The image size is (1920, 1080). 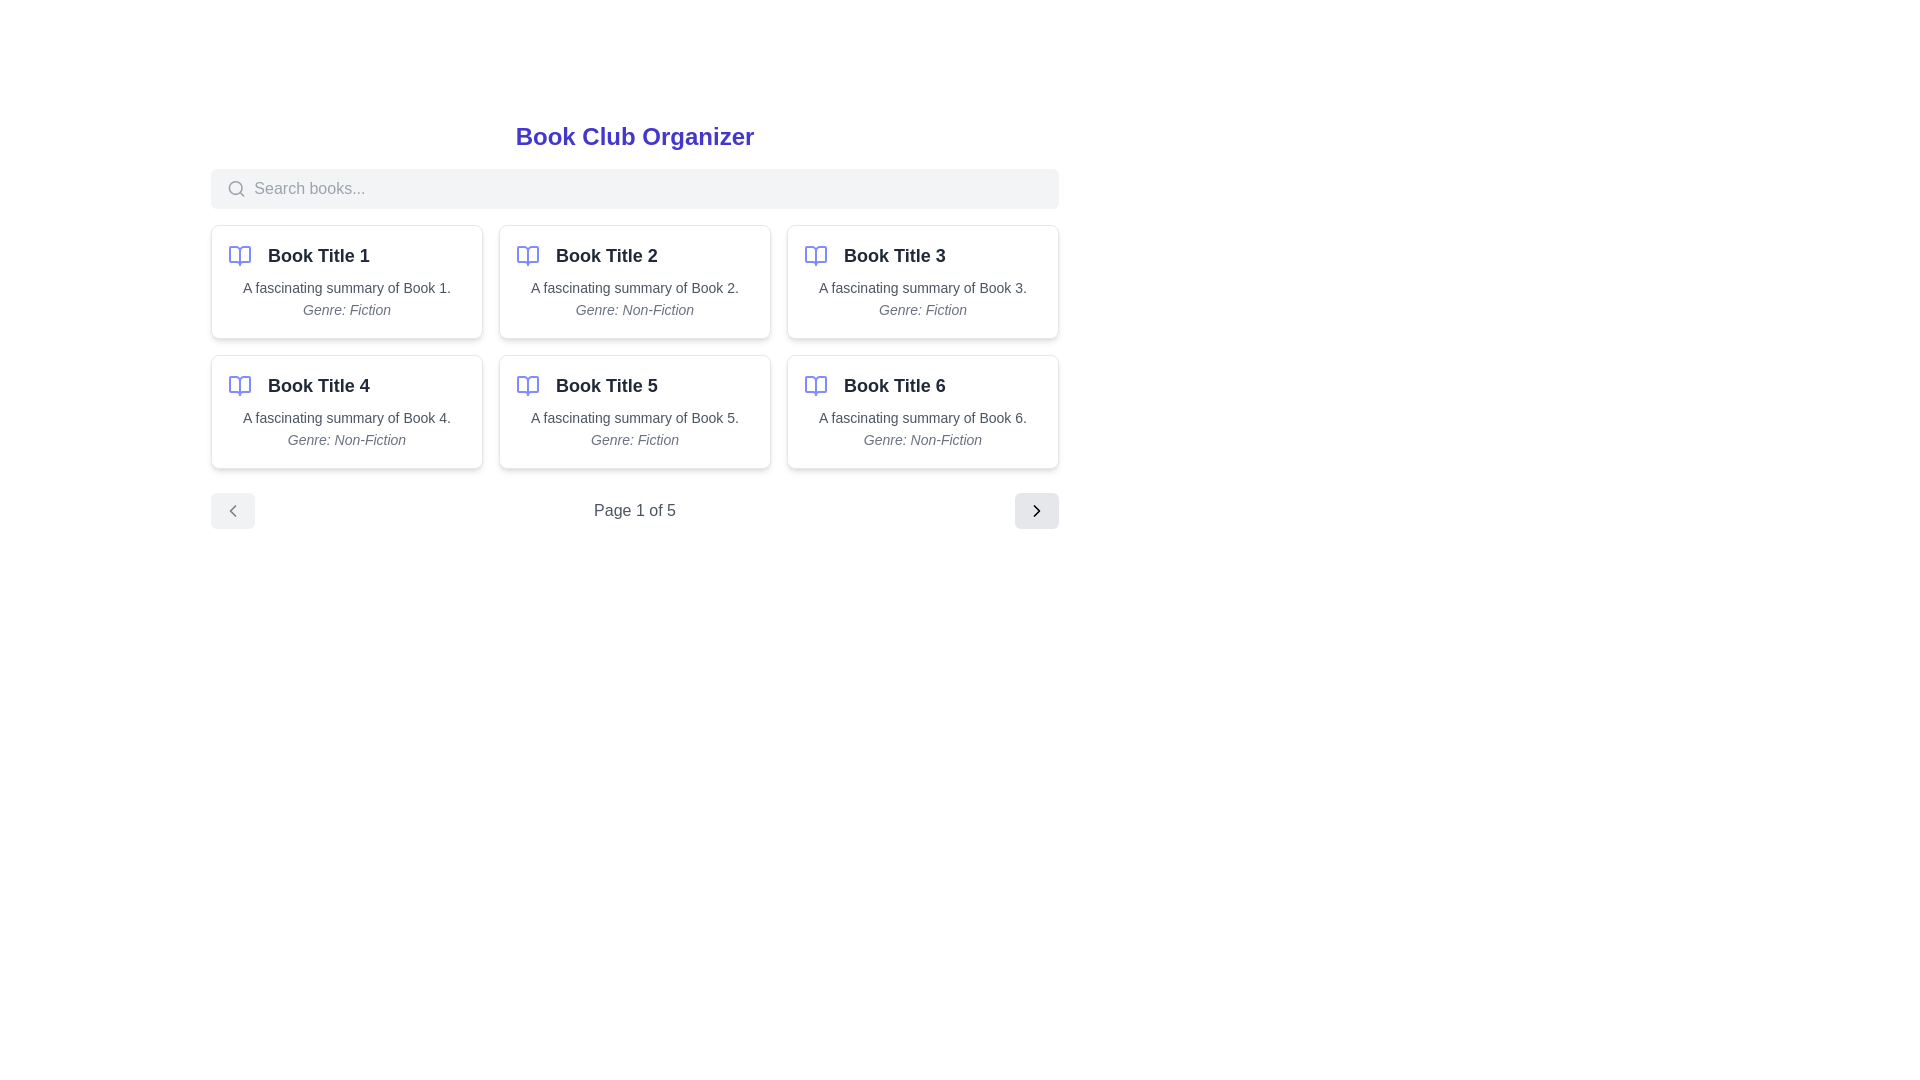 What do you see at coordinates (317, 254) in the screenshot?
I see `the text element displaying 'Book Title 1' in bold, large dark gray font for potential additional information` at bounding box center [317, 254].